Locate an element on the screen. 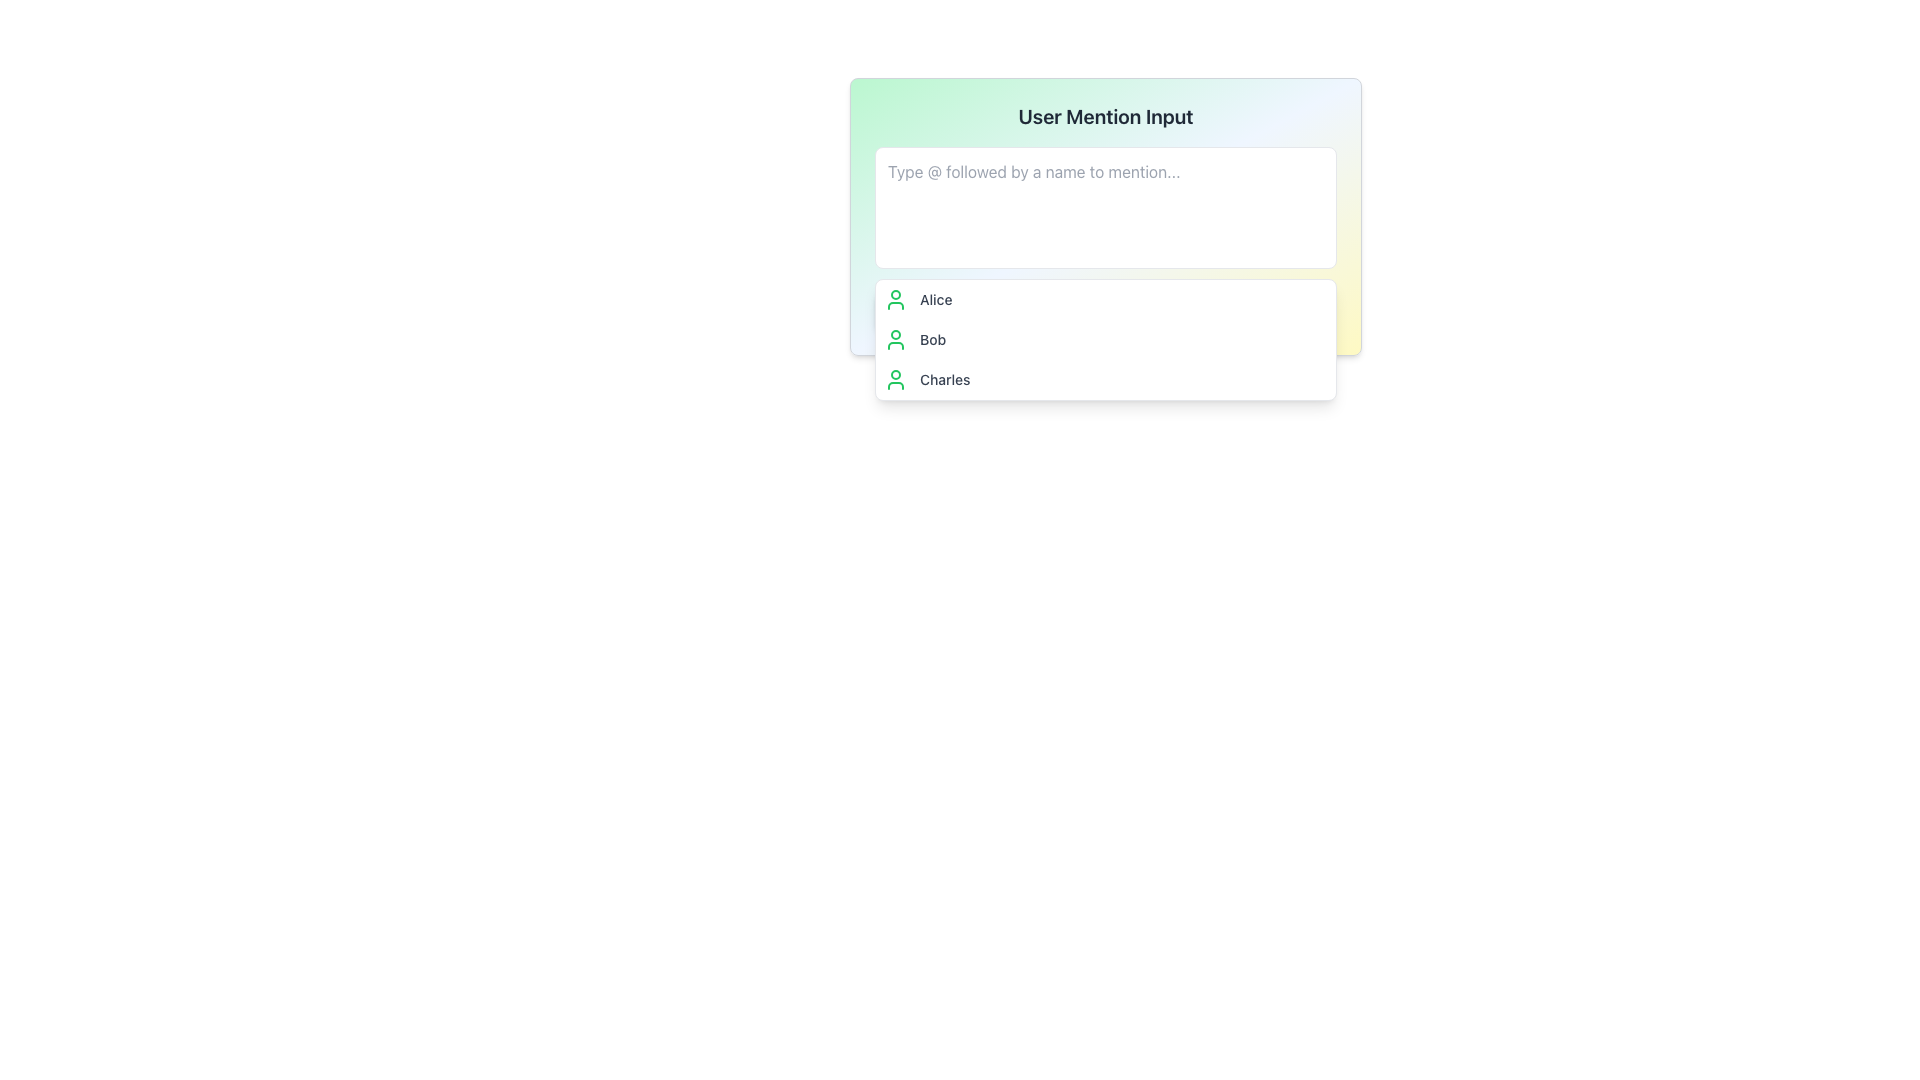 Image resolution: width=1920 pixels, height=1080 pixels. the text displaying 'Alice' in the dropdown list is located at coordinates (935, 300).